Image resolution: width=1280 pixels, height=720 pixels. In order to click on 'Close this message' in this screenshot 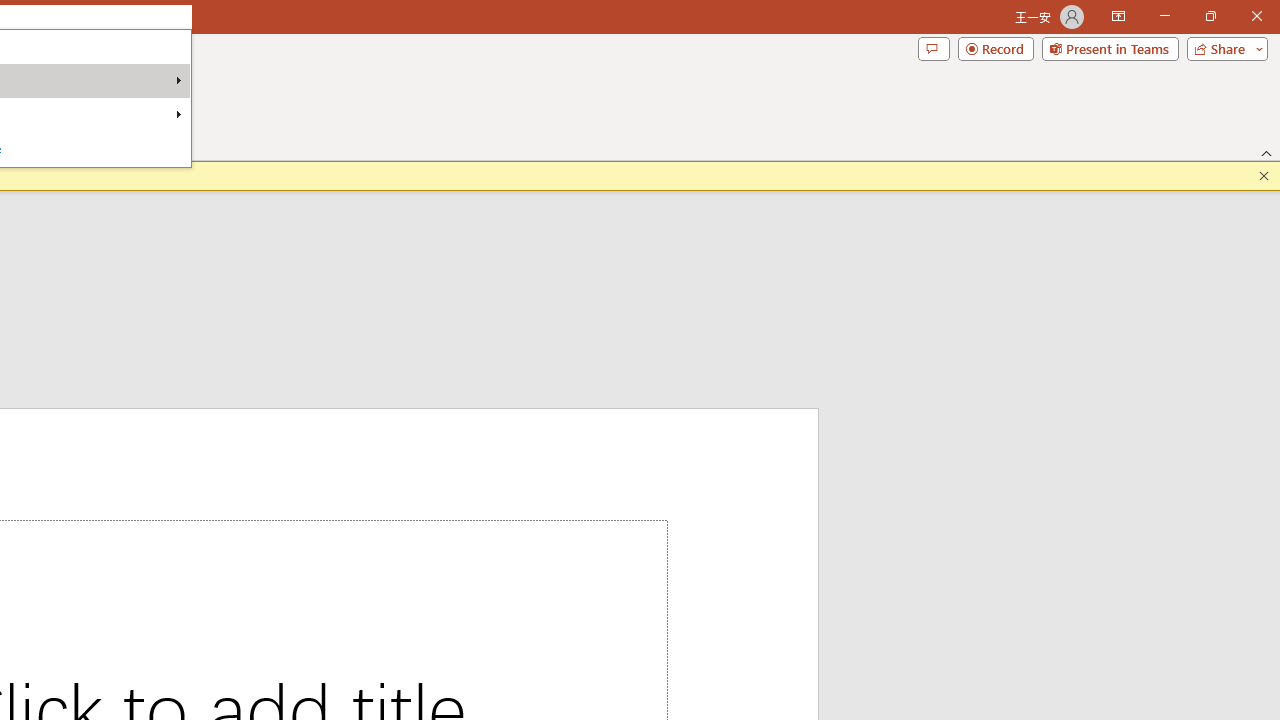, I will do `click(1263, 175)`.